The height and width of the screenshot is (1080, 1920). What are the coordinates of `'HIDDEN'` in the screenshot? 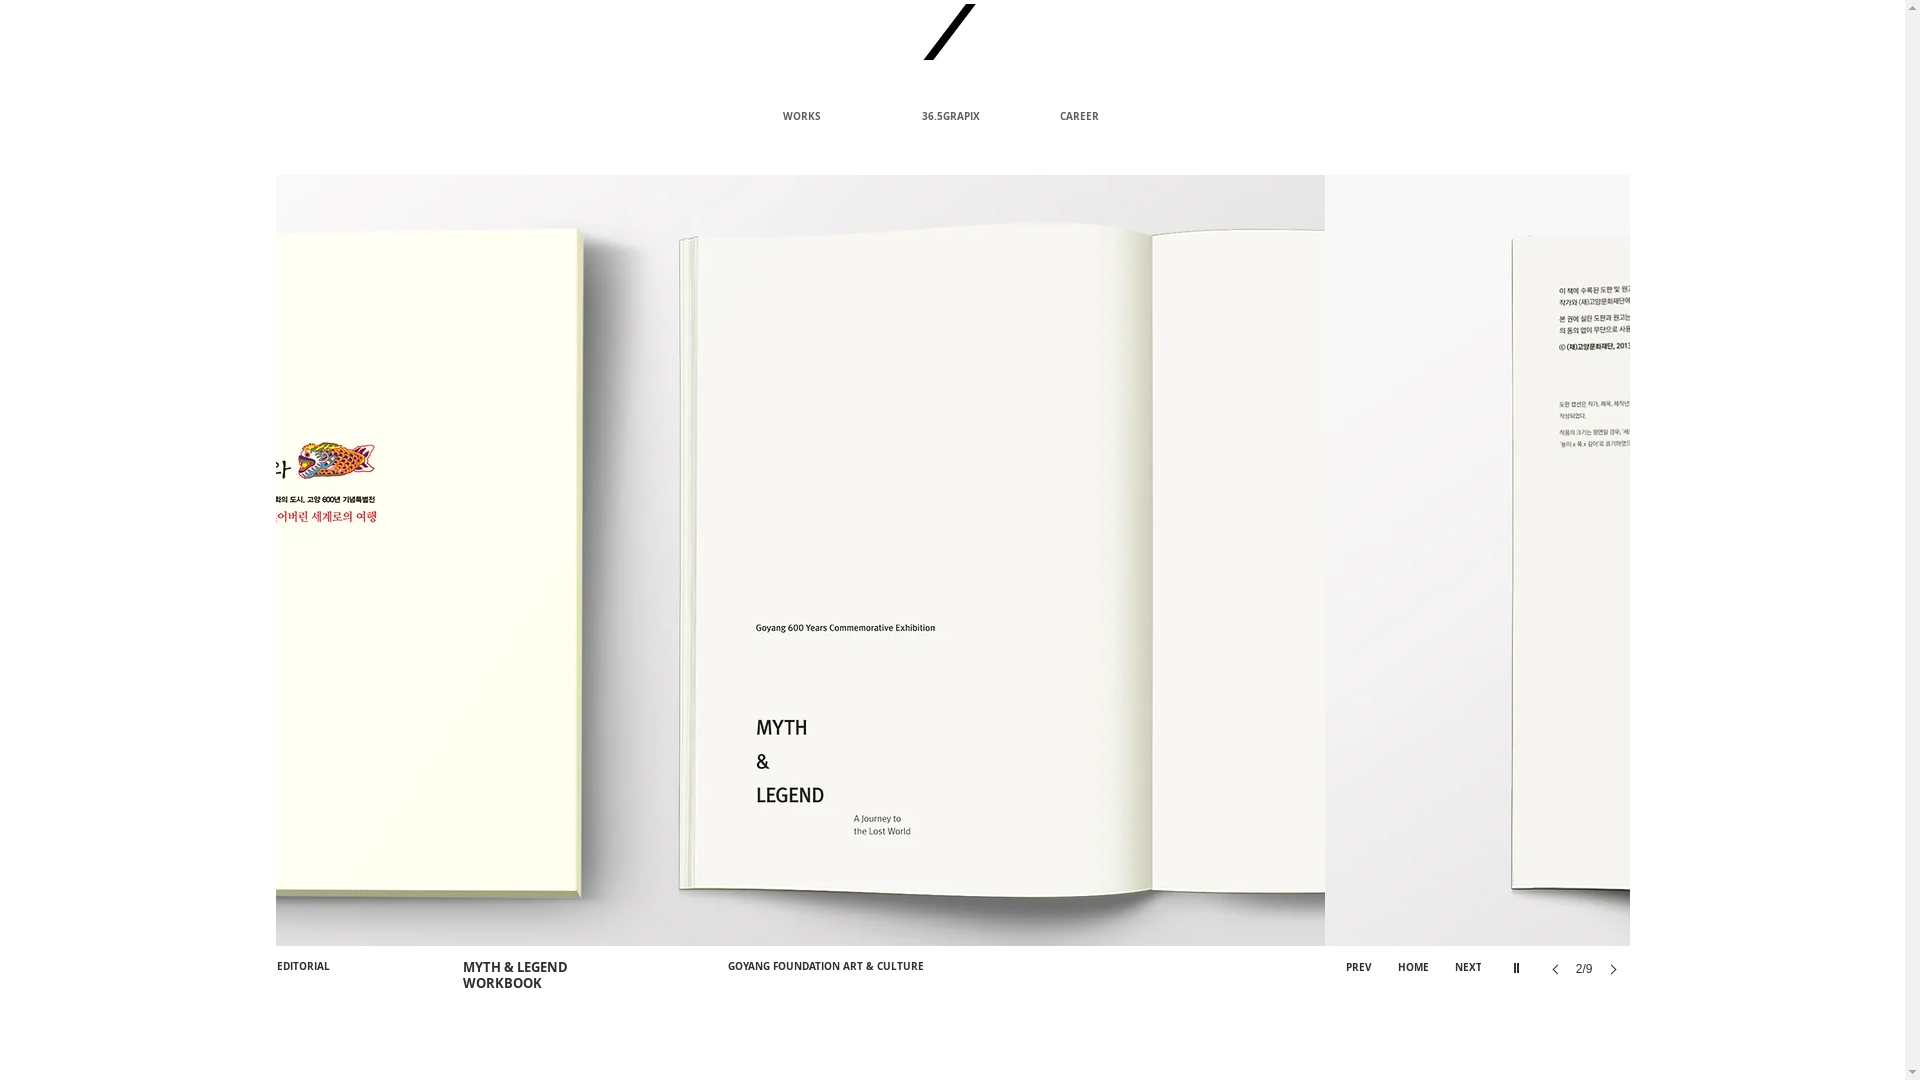 It's located at (951, 1059).